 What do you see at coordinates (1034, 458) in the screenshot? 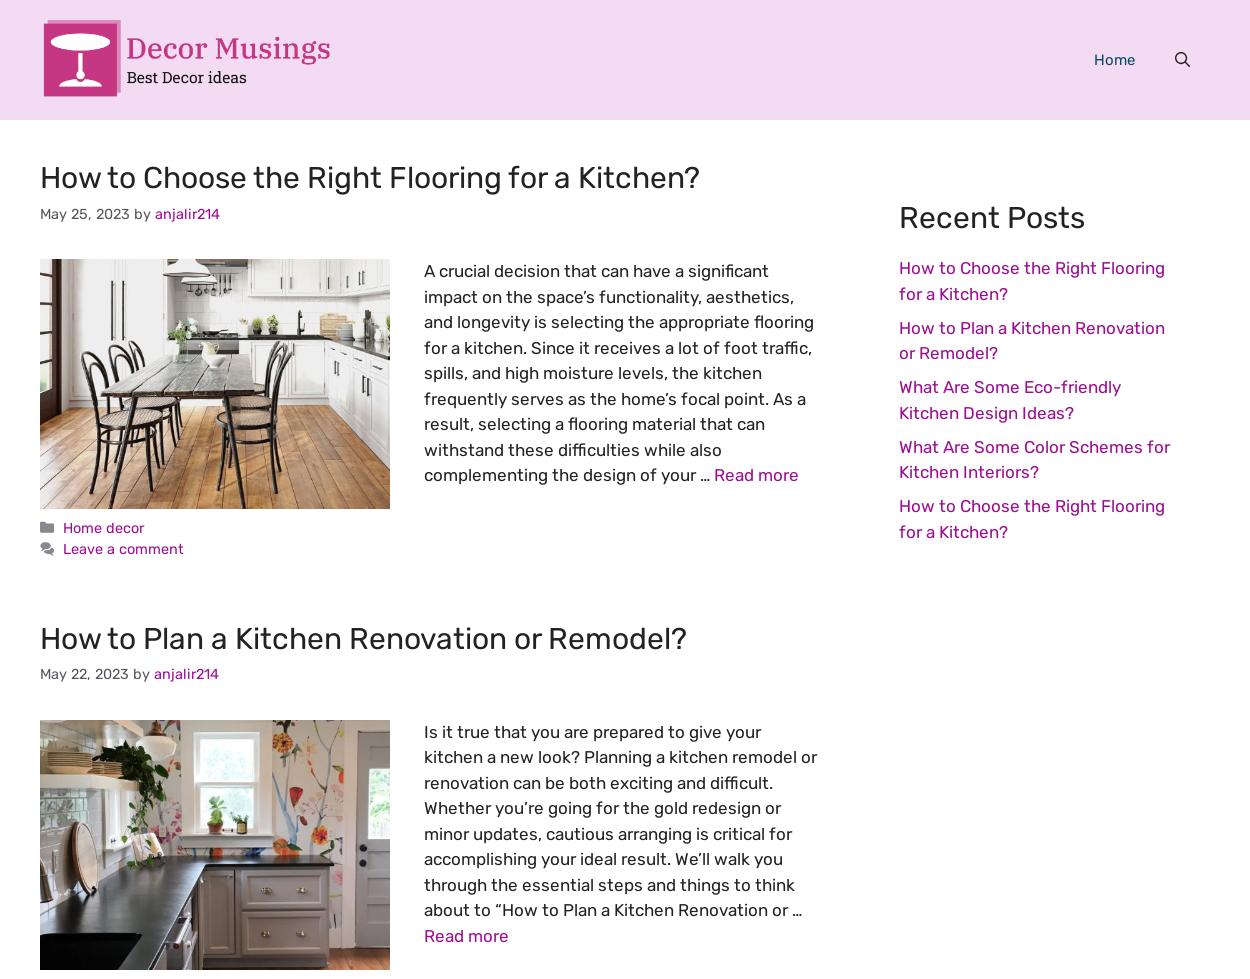
I see `'What Are Some Color Schemes for Kitchen Interiors?'` at bounding box center [1034, 458].